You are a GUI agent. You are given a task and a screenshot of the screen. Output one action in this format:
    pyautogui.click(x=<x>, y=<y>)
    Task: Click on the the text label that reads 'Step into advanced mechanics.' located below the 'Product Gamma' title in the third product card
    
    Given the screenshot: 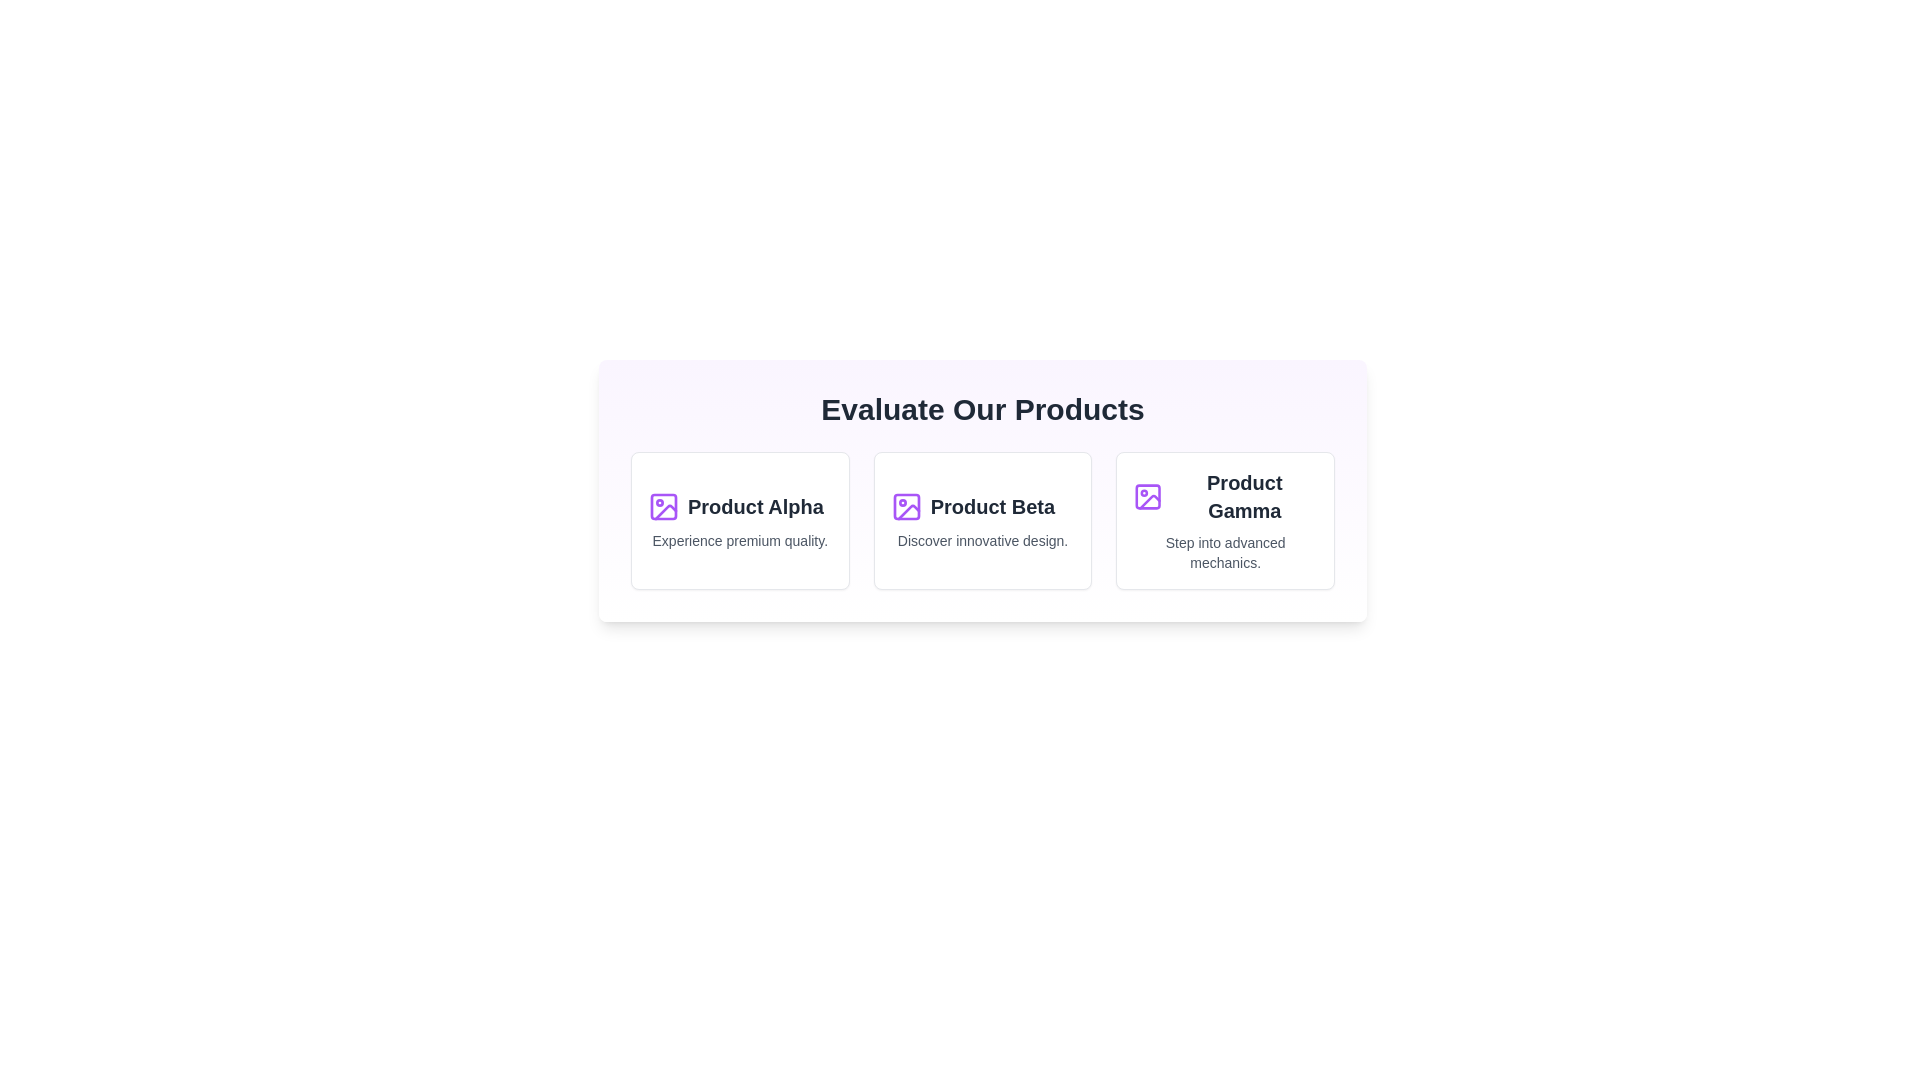 What is the action you would take?
    pyautogui.click(x=1224, y=552)
    